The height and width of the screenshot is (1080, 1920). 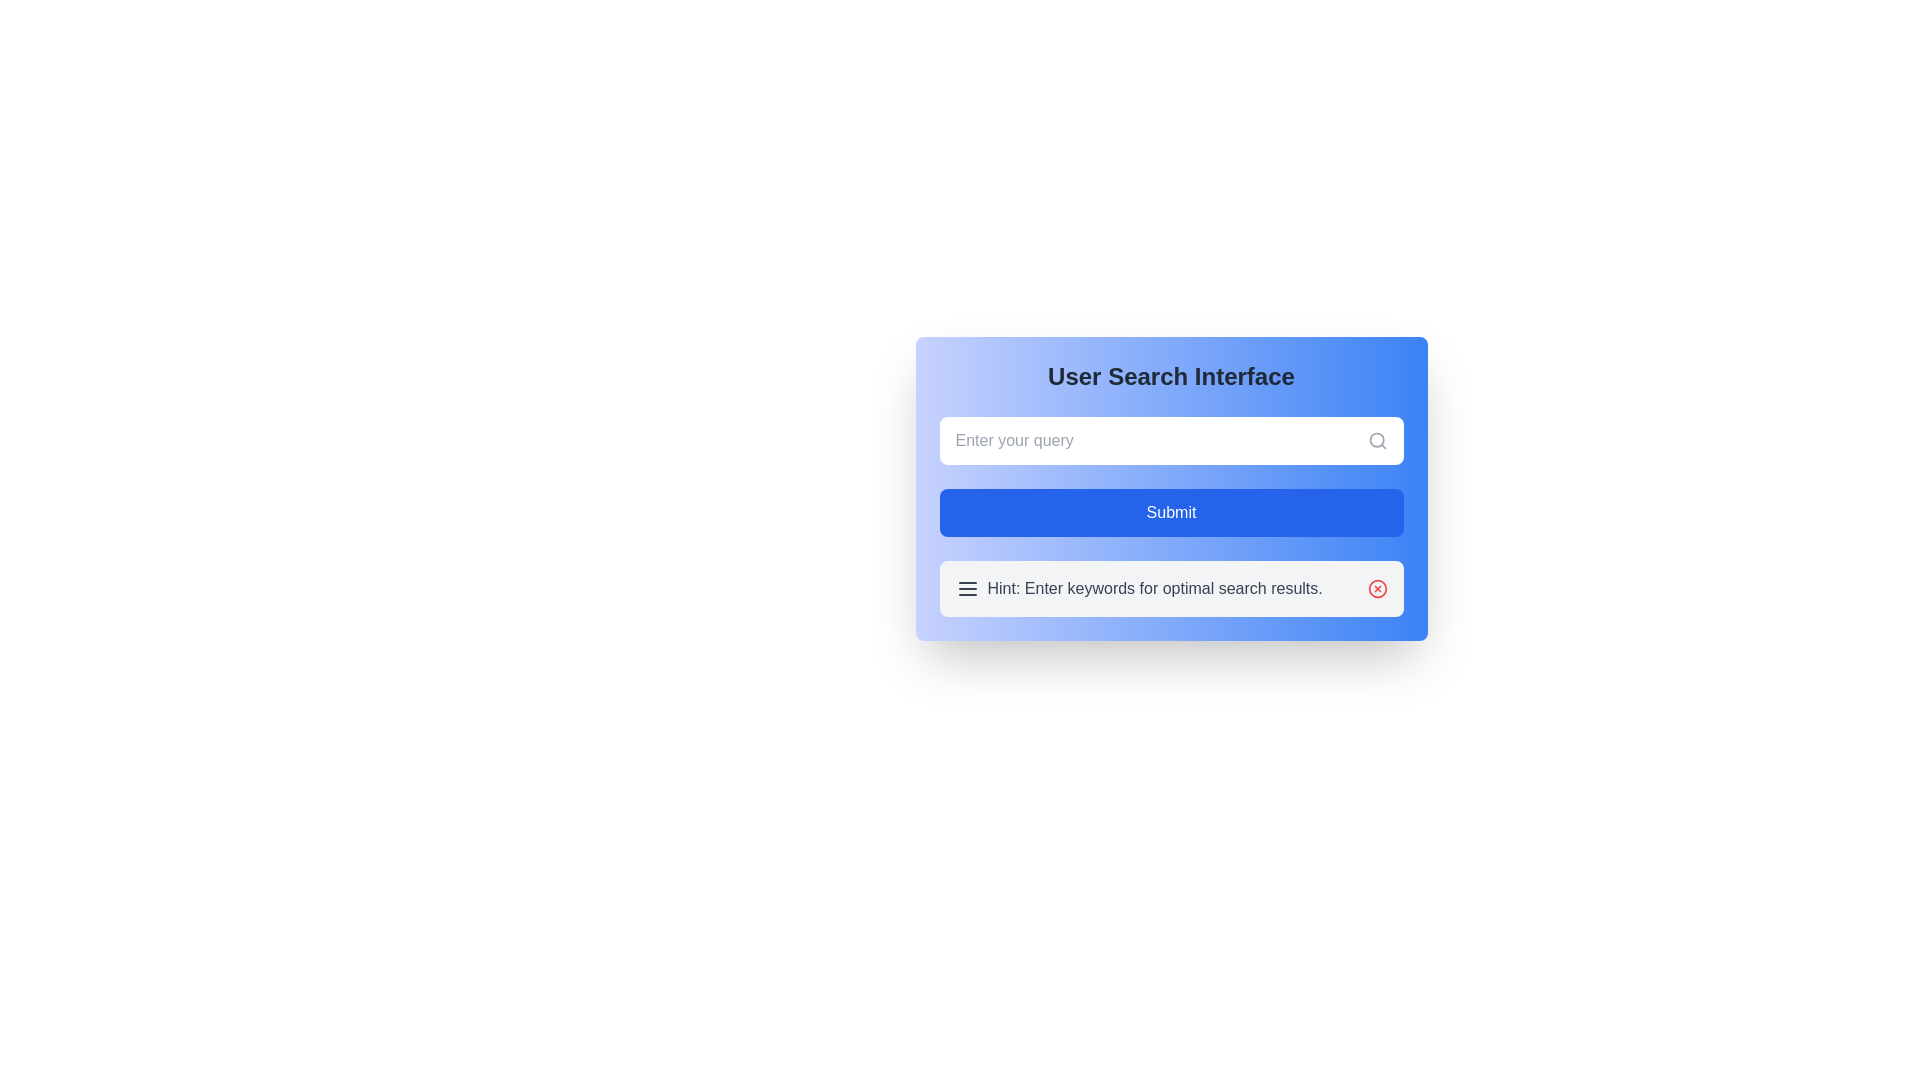 What do you see at coordinates (967, 588) in the screenshot?
I see `the gray menu icon consisting of three horizontal lines stacked vertically` at bounding box center [967, 588].